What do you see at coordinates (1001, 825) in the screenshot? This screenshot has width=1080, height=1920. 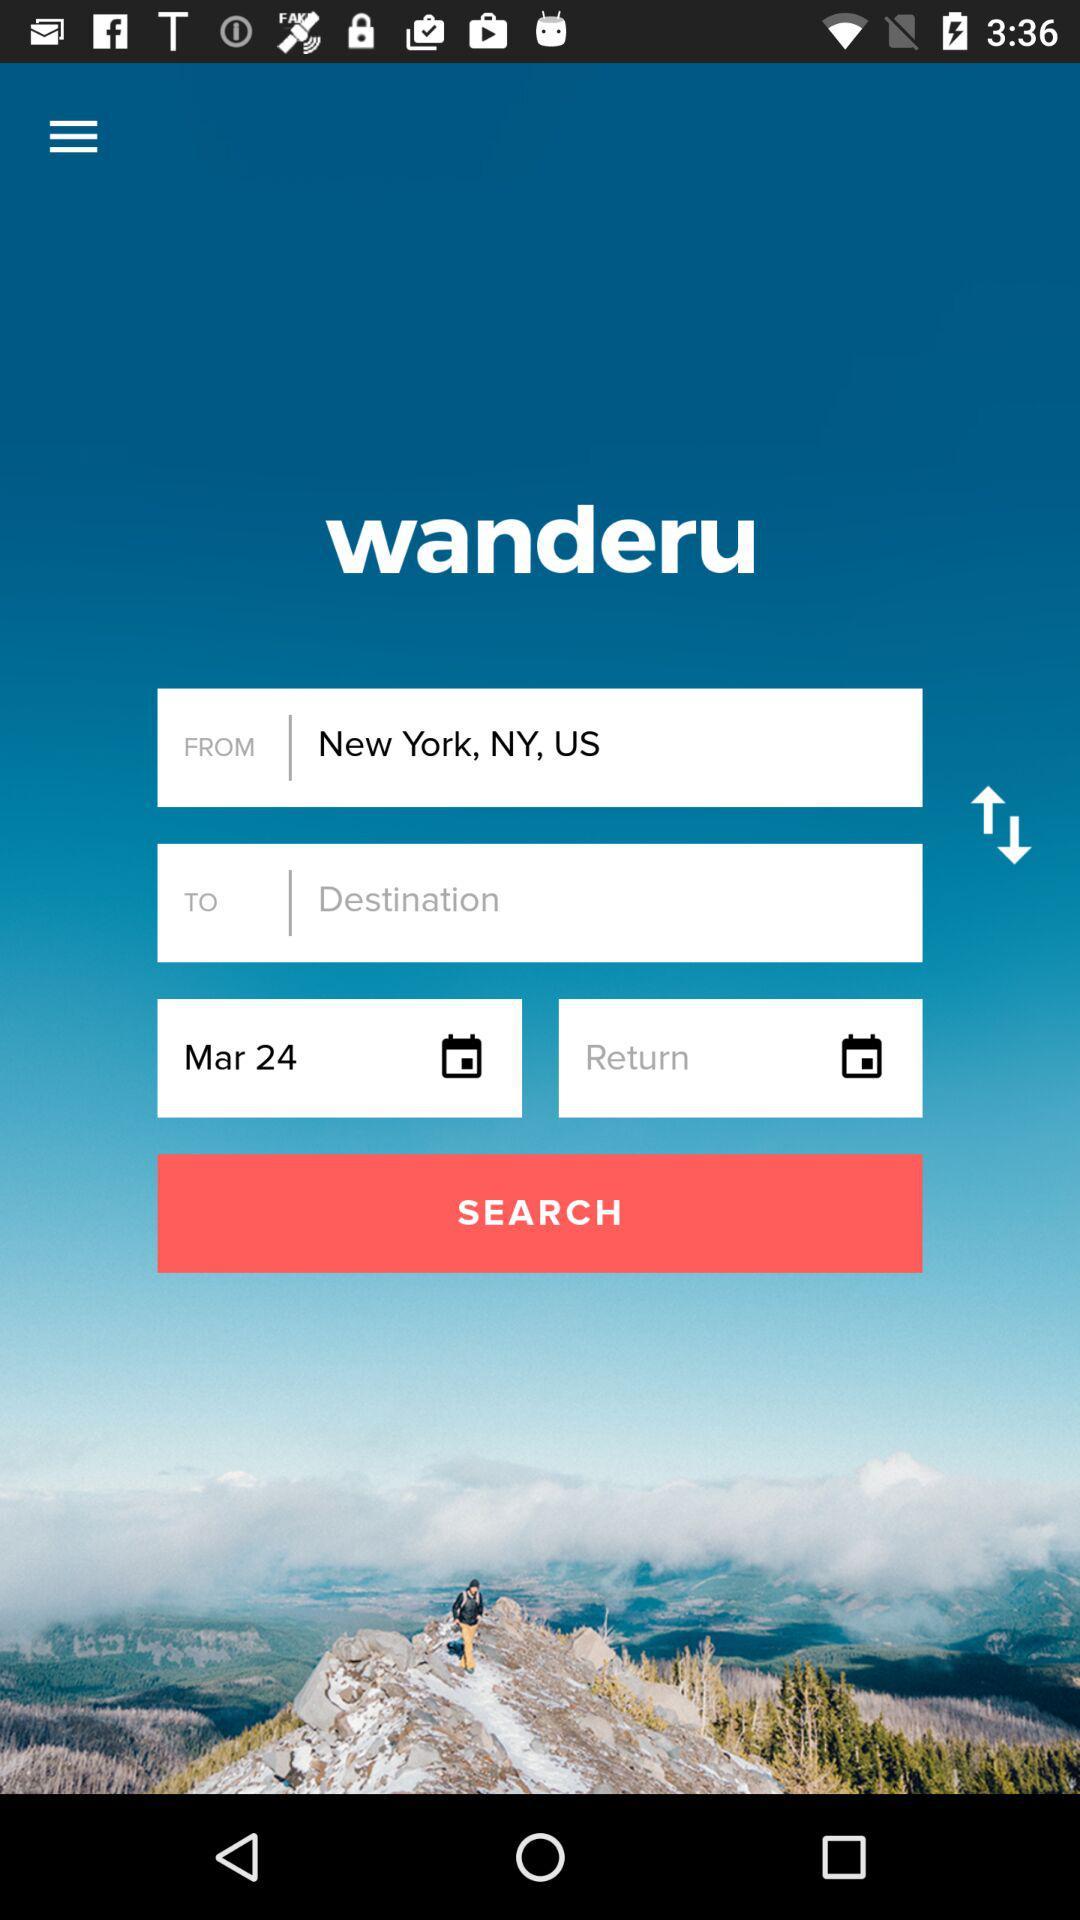 I see `swap from and to` at bounding box center [1001, 825].